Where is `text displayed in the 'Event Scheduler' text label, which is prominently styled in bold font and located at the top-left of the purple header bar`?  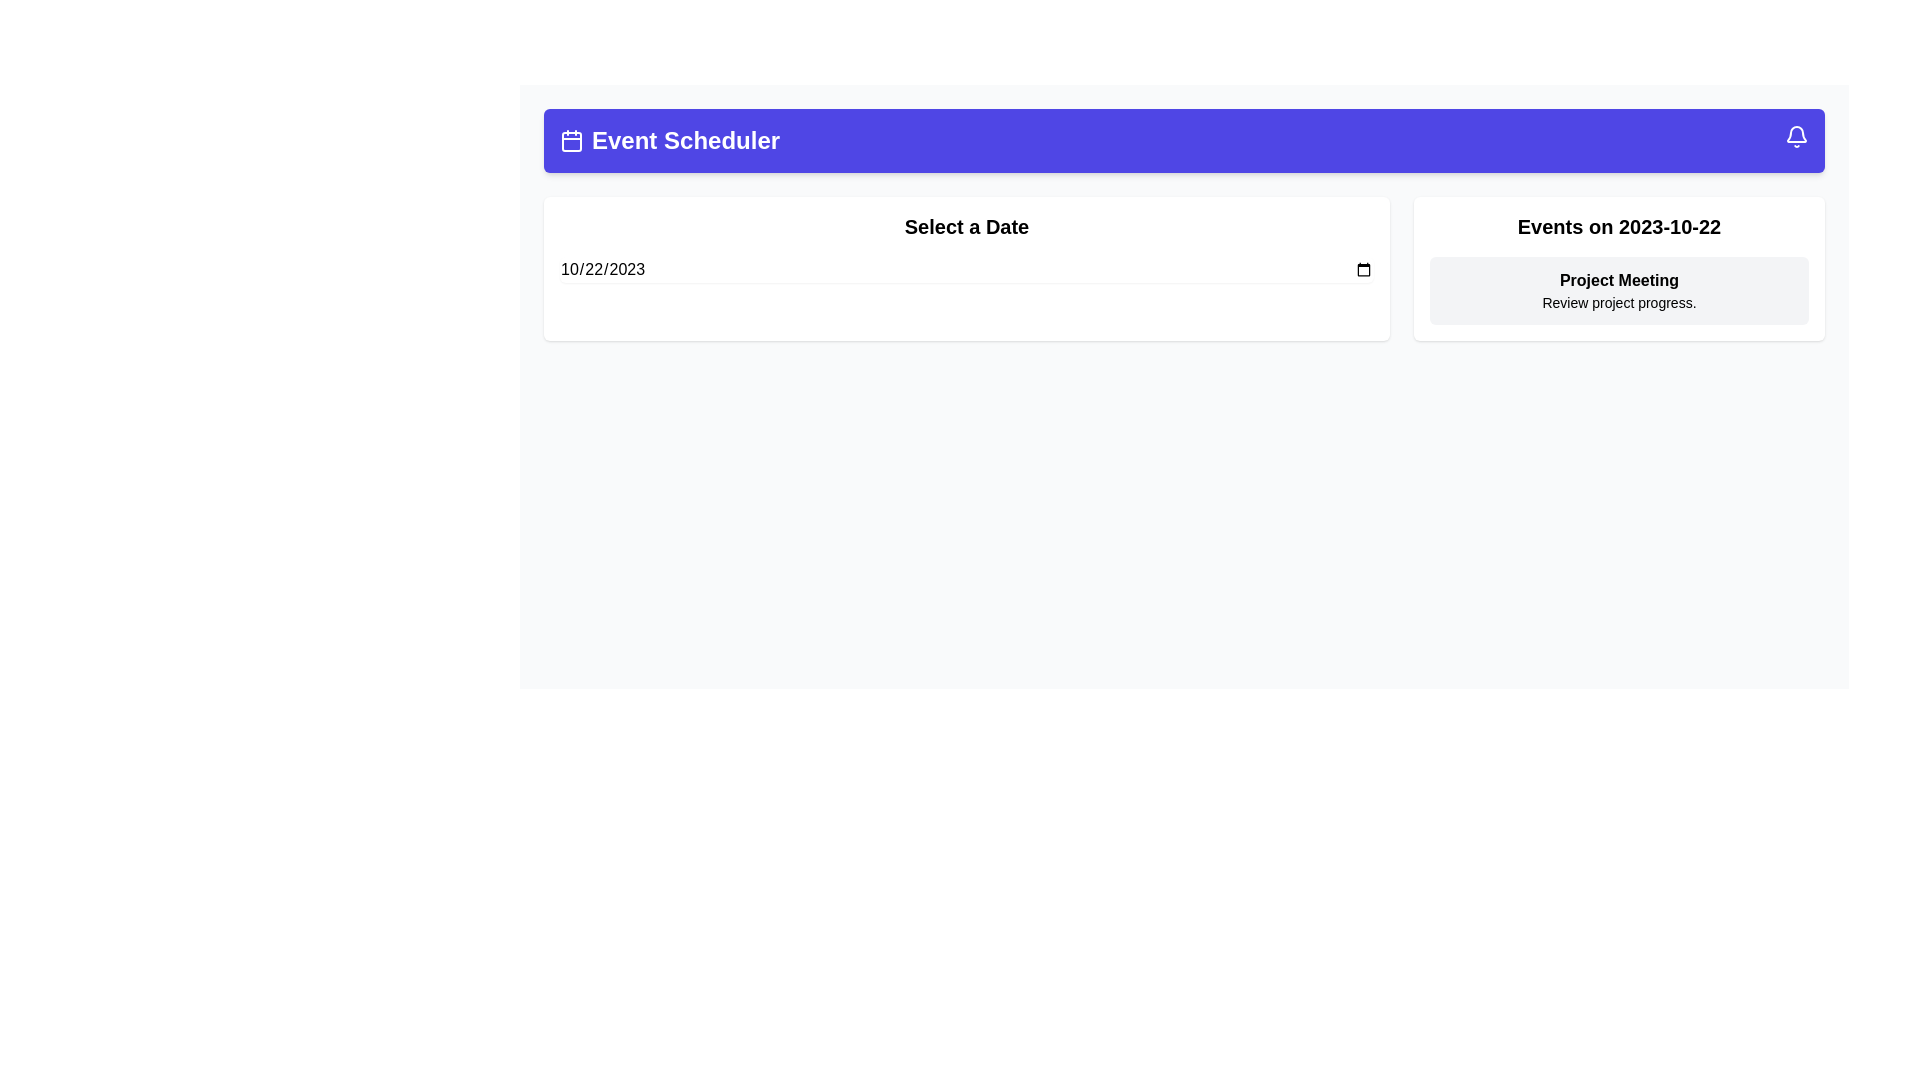
text displayed in the 'Event Scheduler' text label, which is prominently styled in bold font and located at the top-left of the purple header bar is located at coordinates (670, 140).